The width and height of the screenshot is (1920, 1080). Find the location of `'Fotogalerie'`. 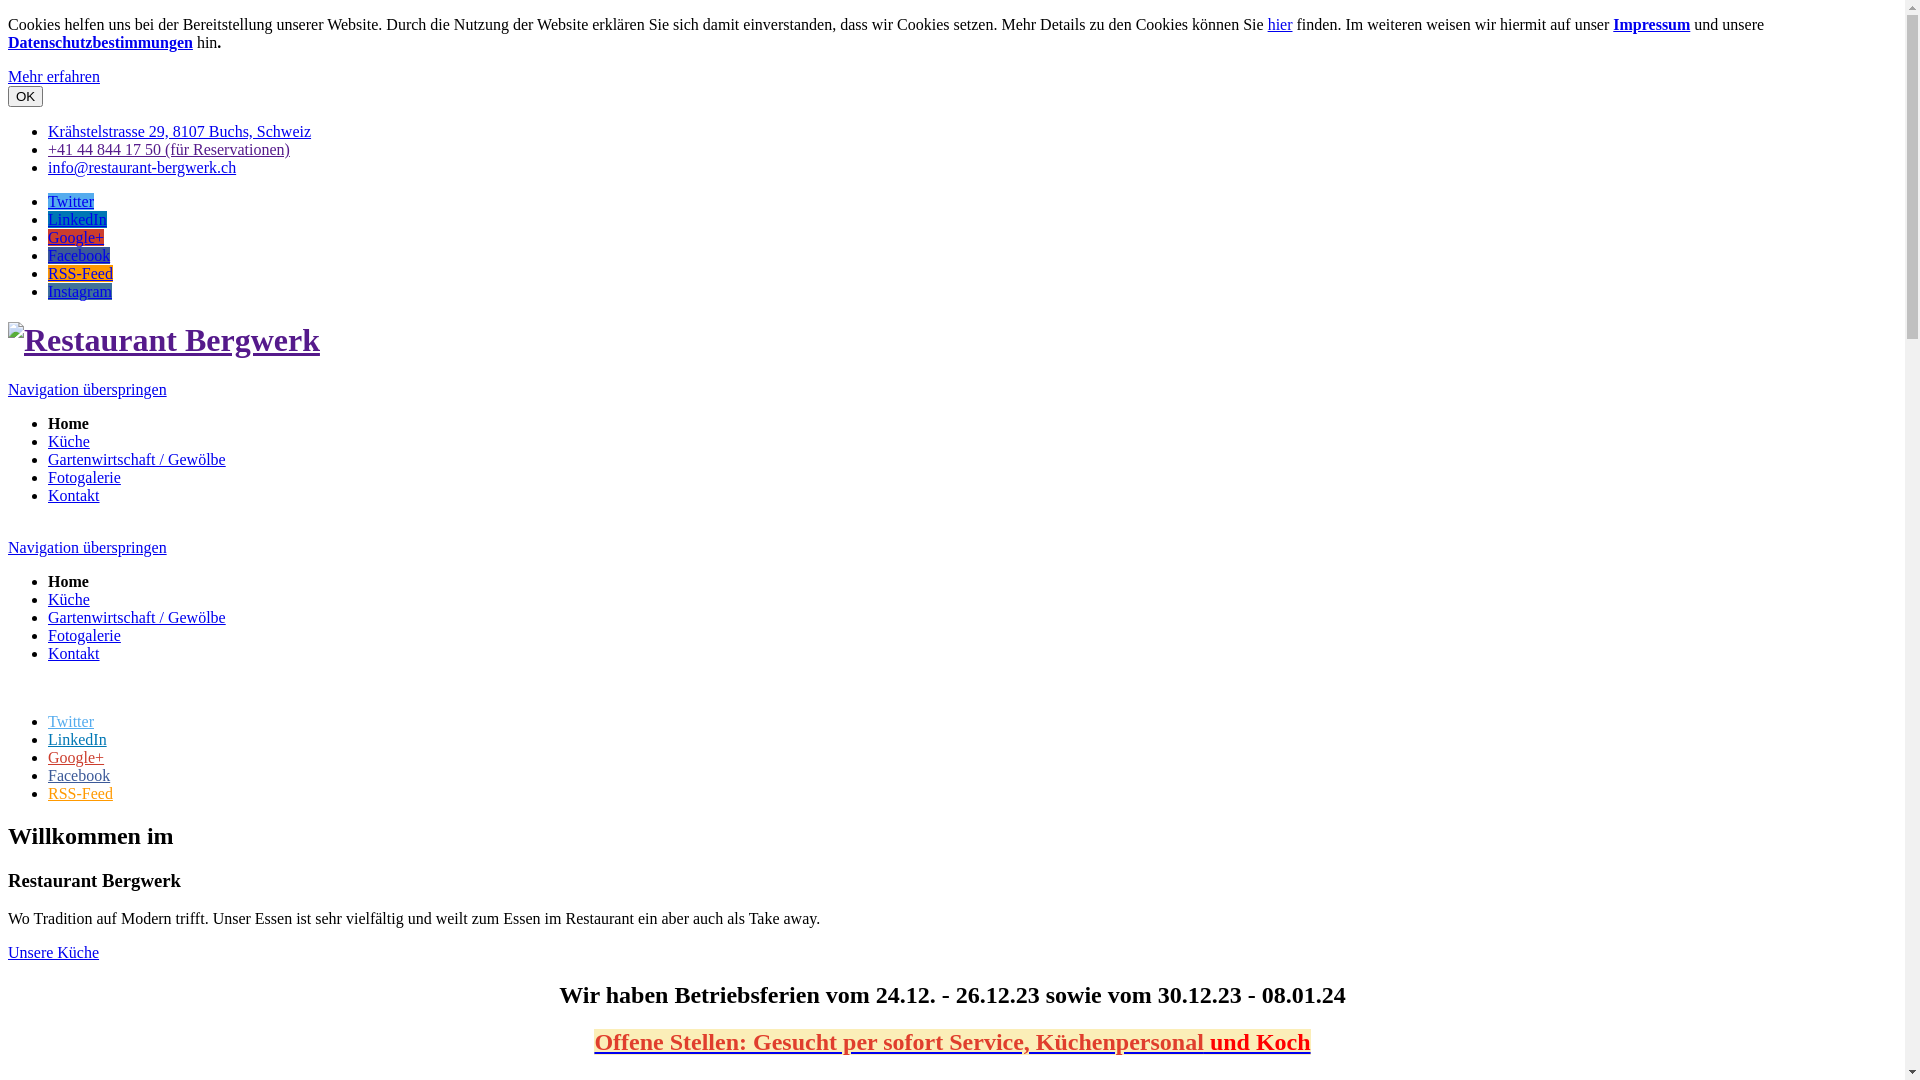

'Fotogalerie' is located at coordinates (83, 477).